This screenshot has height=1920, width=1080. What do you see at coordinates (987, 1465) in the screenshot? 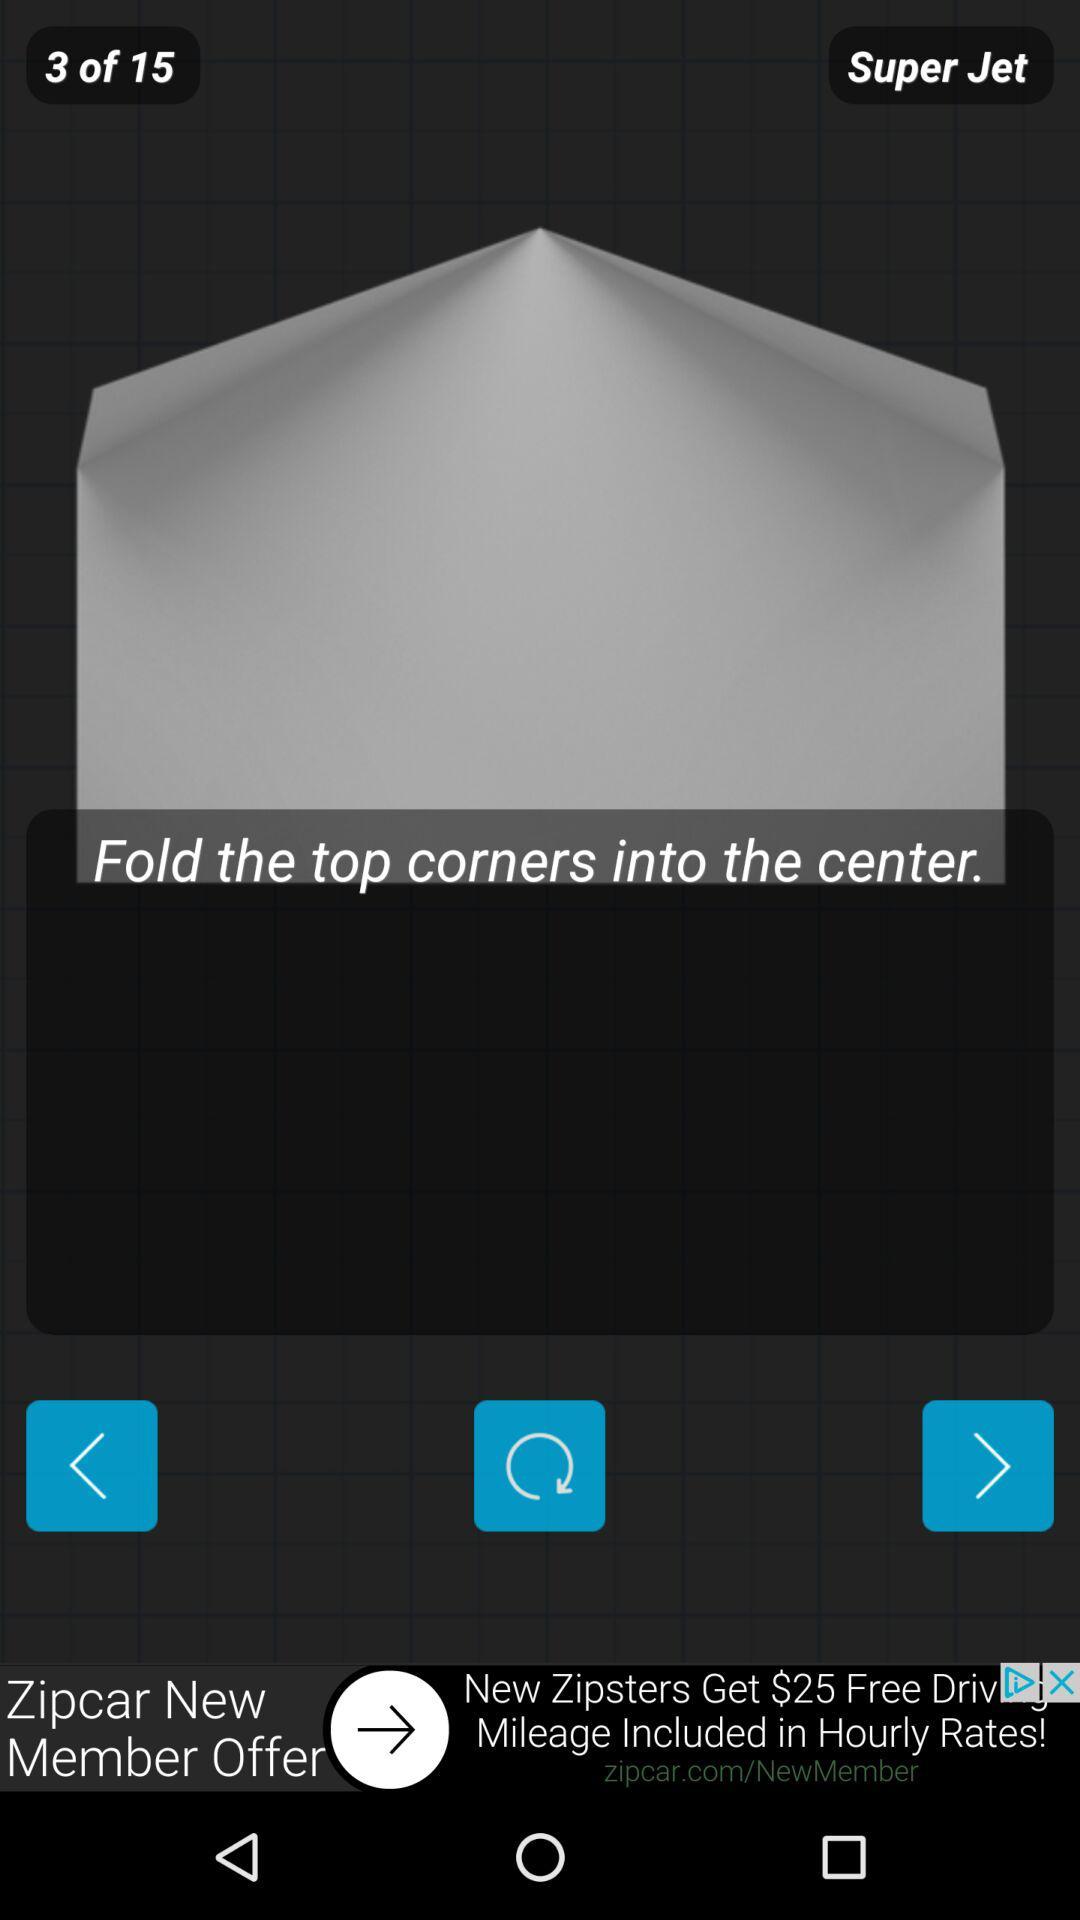
I see `advance to next page` at bounding box center [987, 1465].